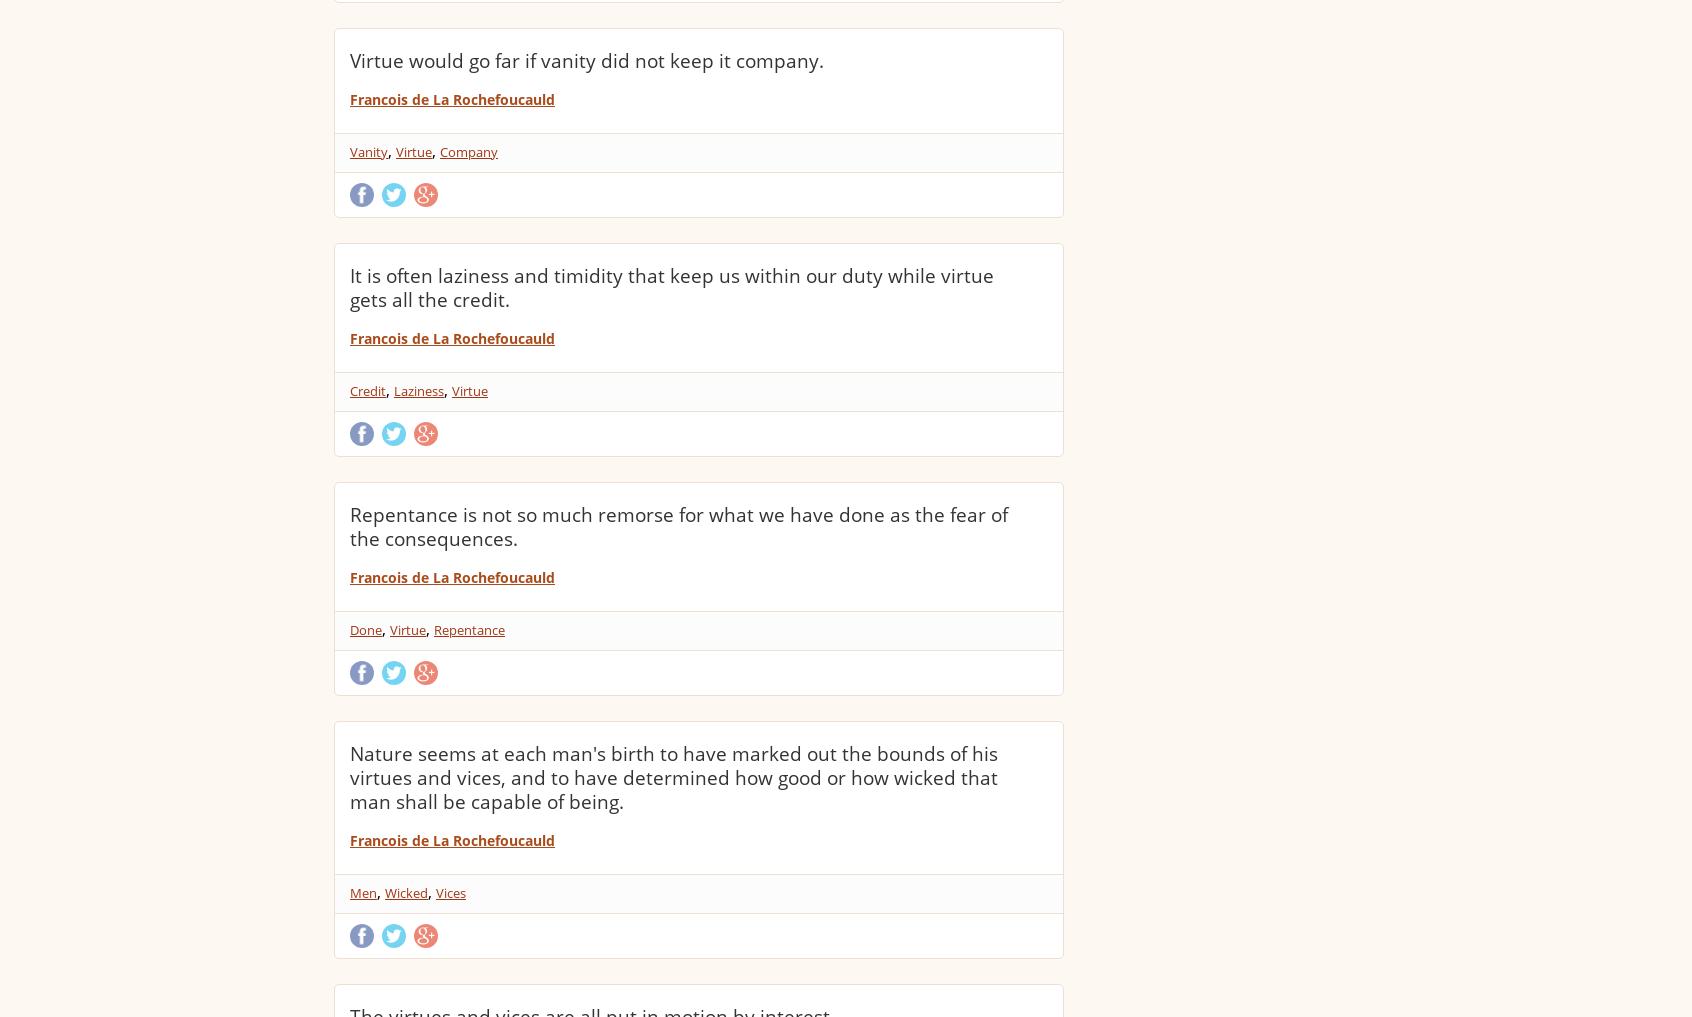  Describe the element at coordinates (672, 287) in the screenshot. I see `'It is often laziness and timidity that keep us within our duty while virtue gets all the credit.'` at that location.